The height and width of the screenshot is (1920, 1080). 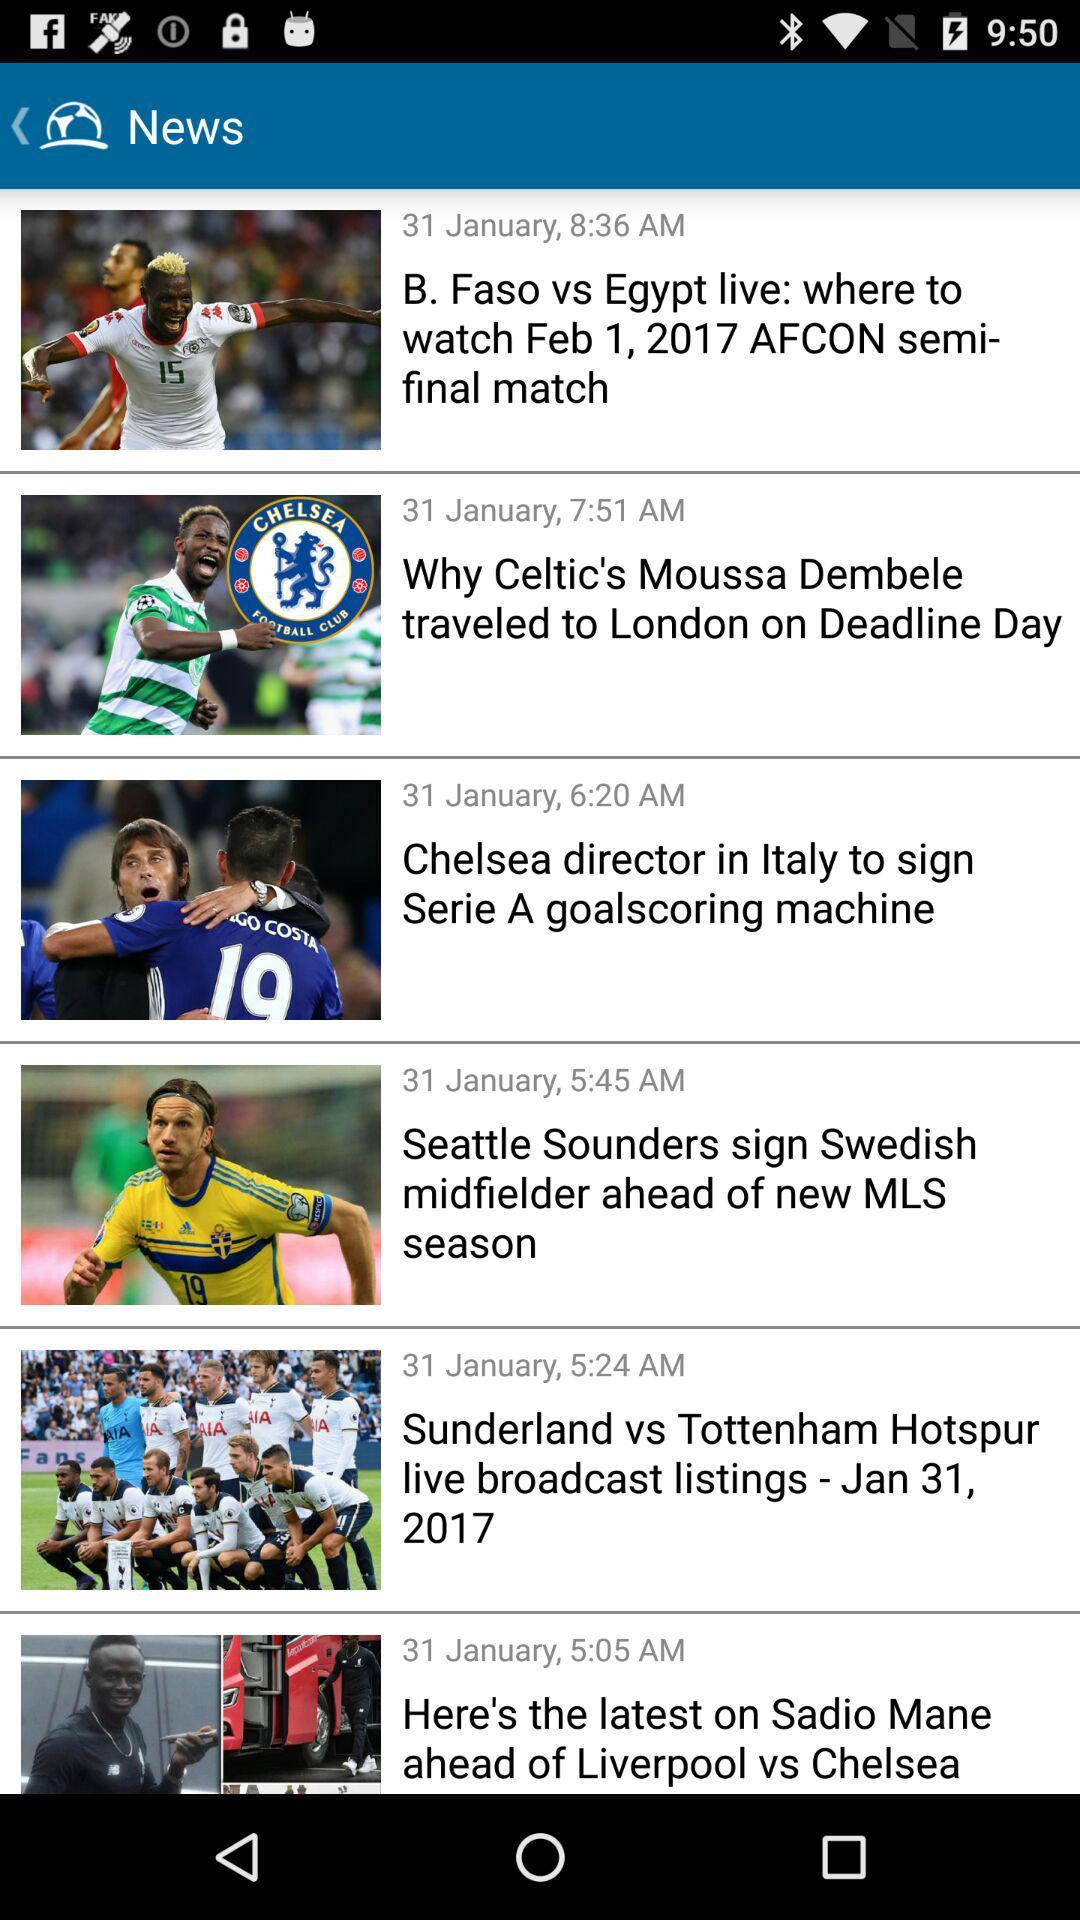 I want to click on the b faso vs icon, so click(x=734, y=336).